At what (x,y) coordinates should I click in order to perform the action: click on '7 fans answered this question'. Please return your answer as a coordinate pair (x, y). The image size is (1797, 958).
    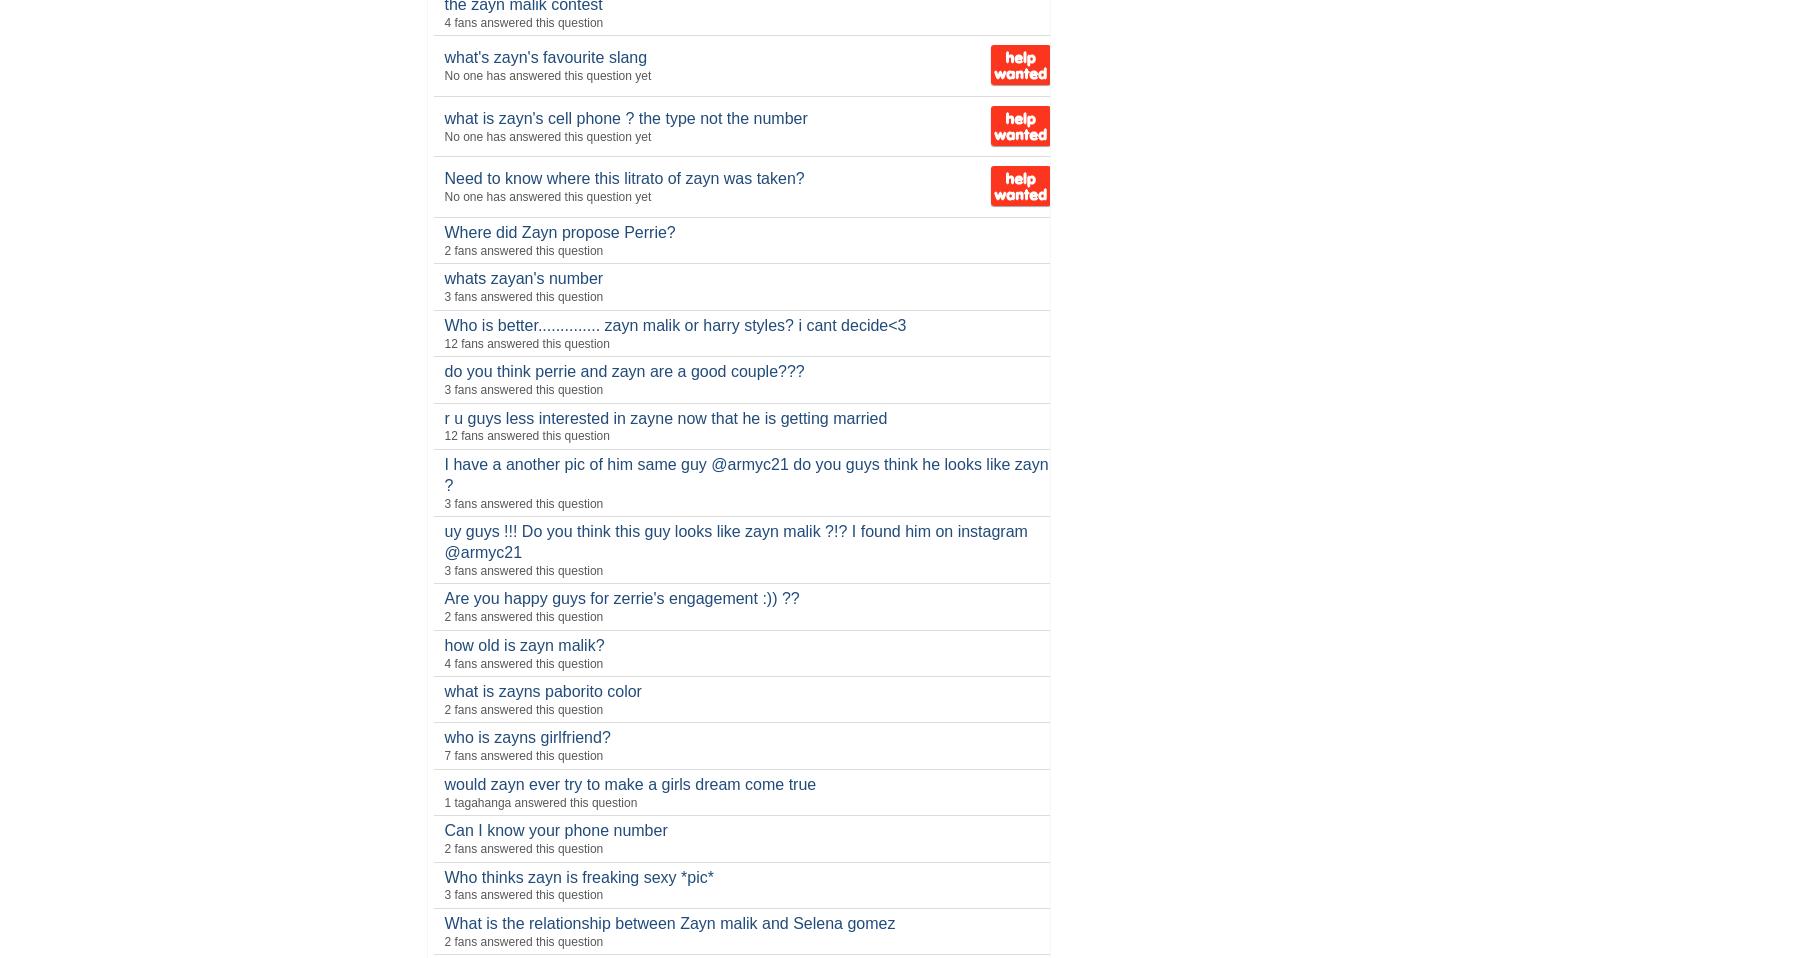
    Looking at the image, I should click on (522, 755).